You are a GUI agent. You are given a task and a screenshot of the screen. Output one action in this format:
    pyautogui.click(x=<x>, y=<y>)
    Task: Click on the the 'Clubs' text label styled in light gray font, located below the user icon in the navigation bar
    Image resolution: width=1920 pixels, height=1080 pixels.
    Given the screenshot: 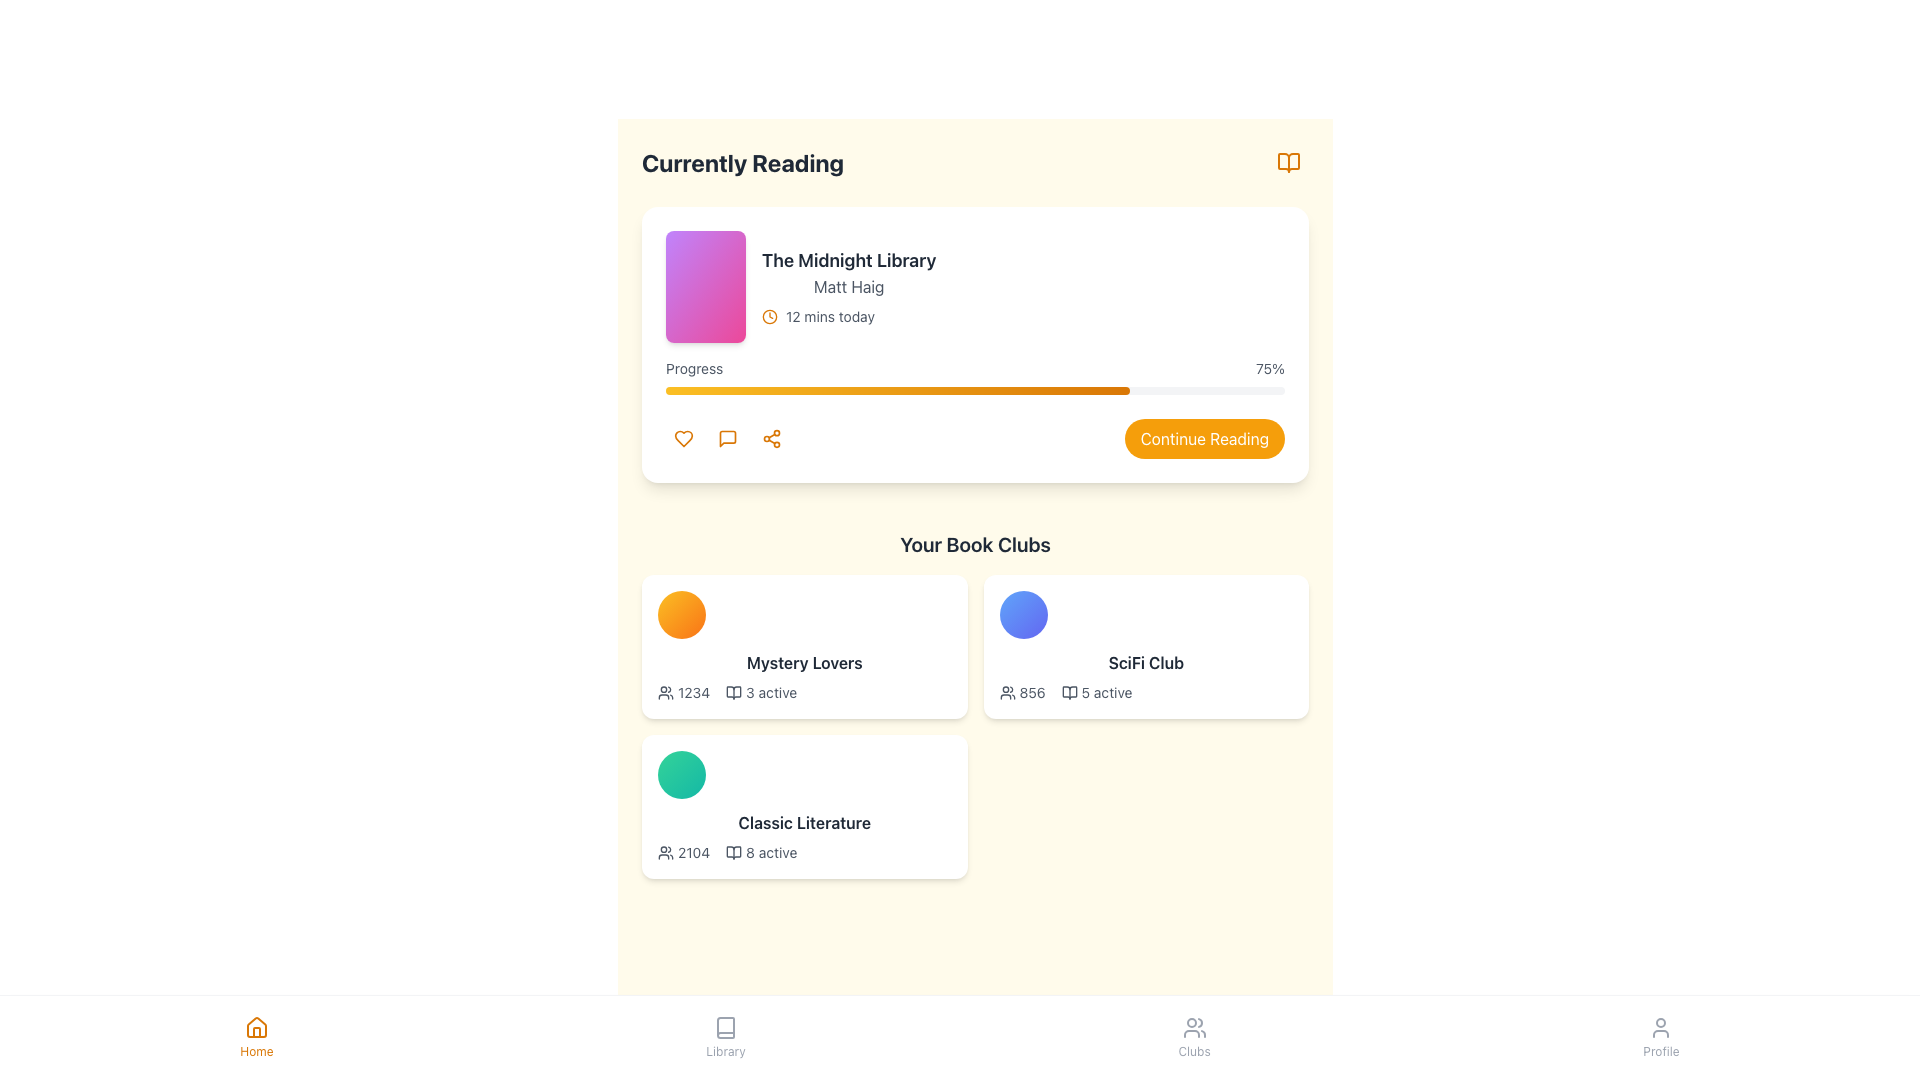 What is the action you would take?
    pyautogui.click(x=1194, y=1051)
    